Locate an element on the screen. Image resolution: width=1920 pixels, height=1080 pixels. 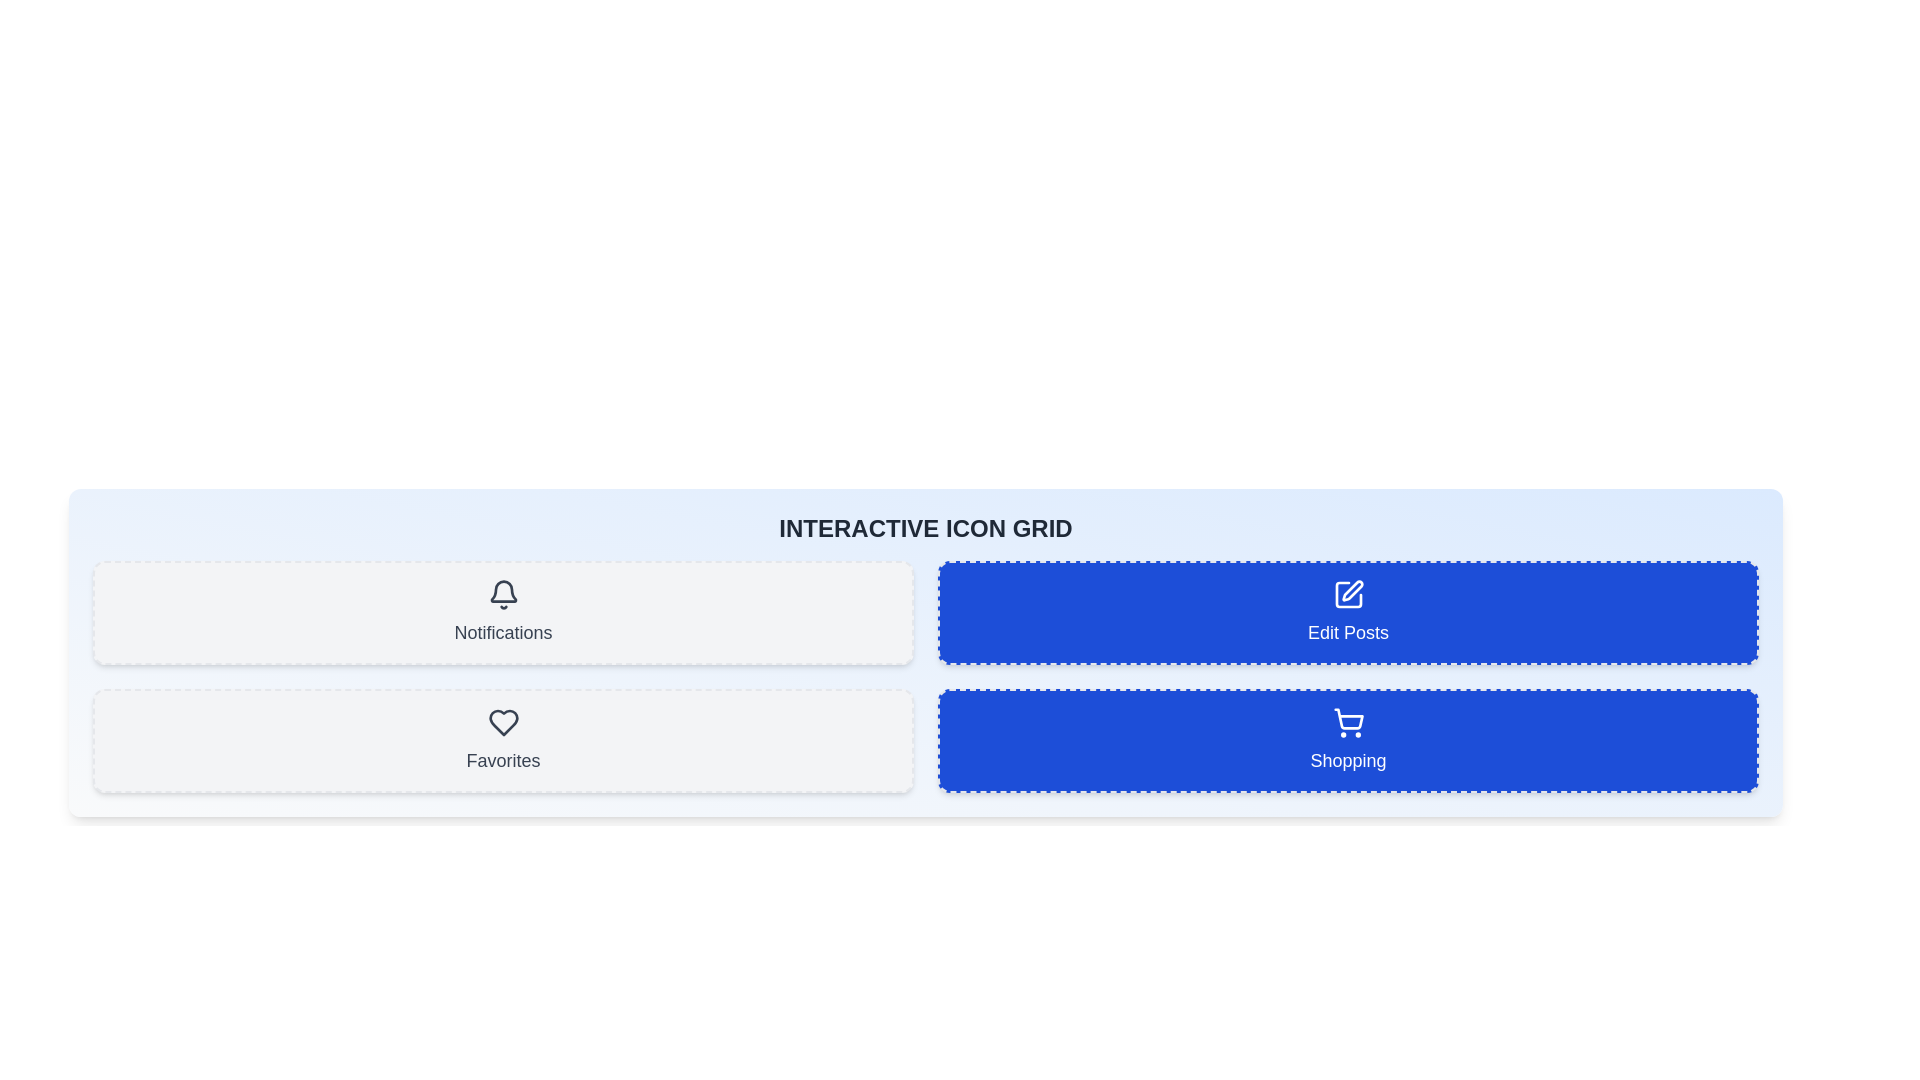
the grid item labeled Favorites to observe the hover effect is located at coordinates (503, 740).